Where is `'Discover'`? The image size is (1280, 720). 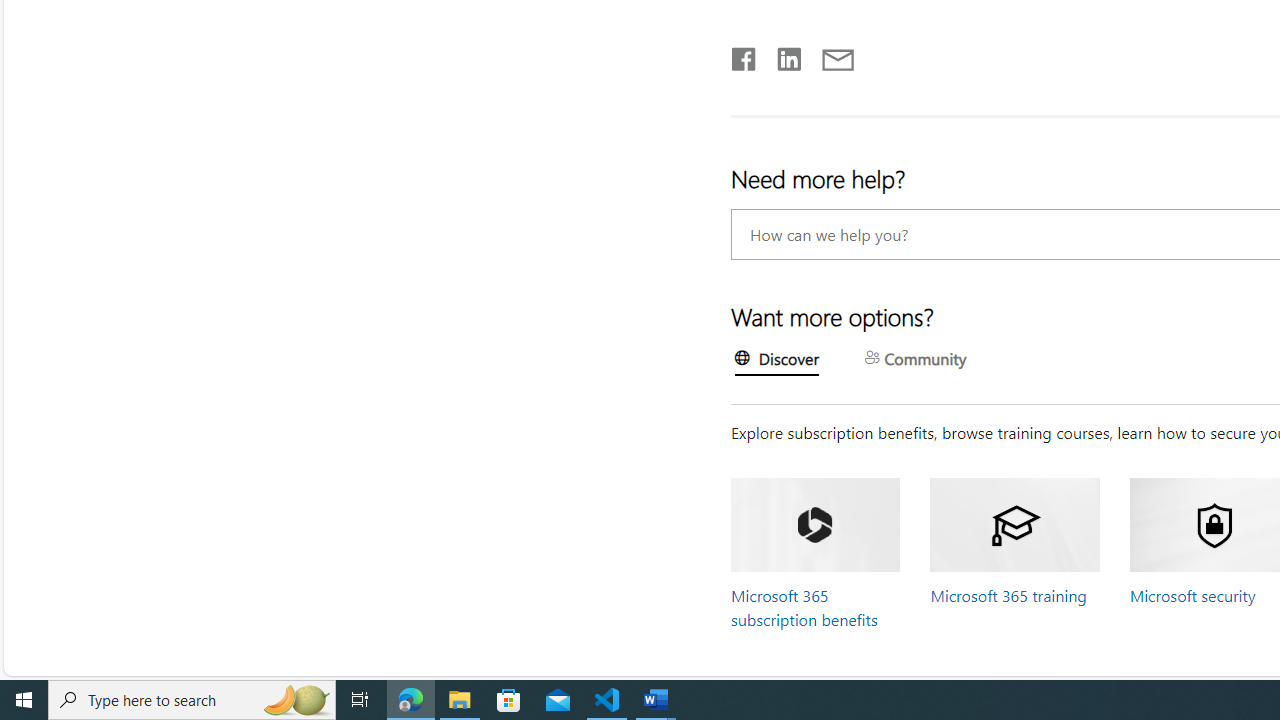 'Discover' is located at coordinates (776, 361).